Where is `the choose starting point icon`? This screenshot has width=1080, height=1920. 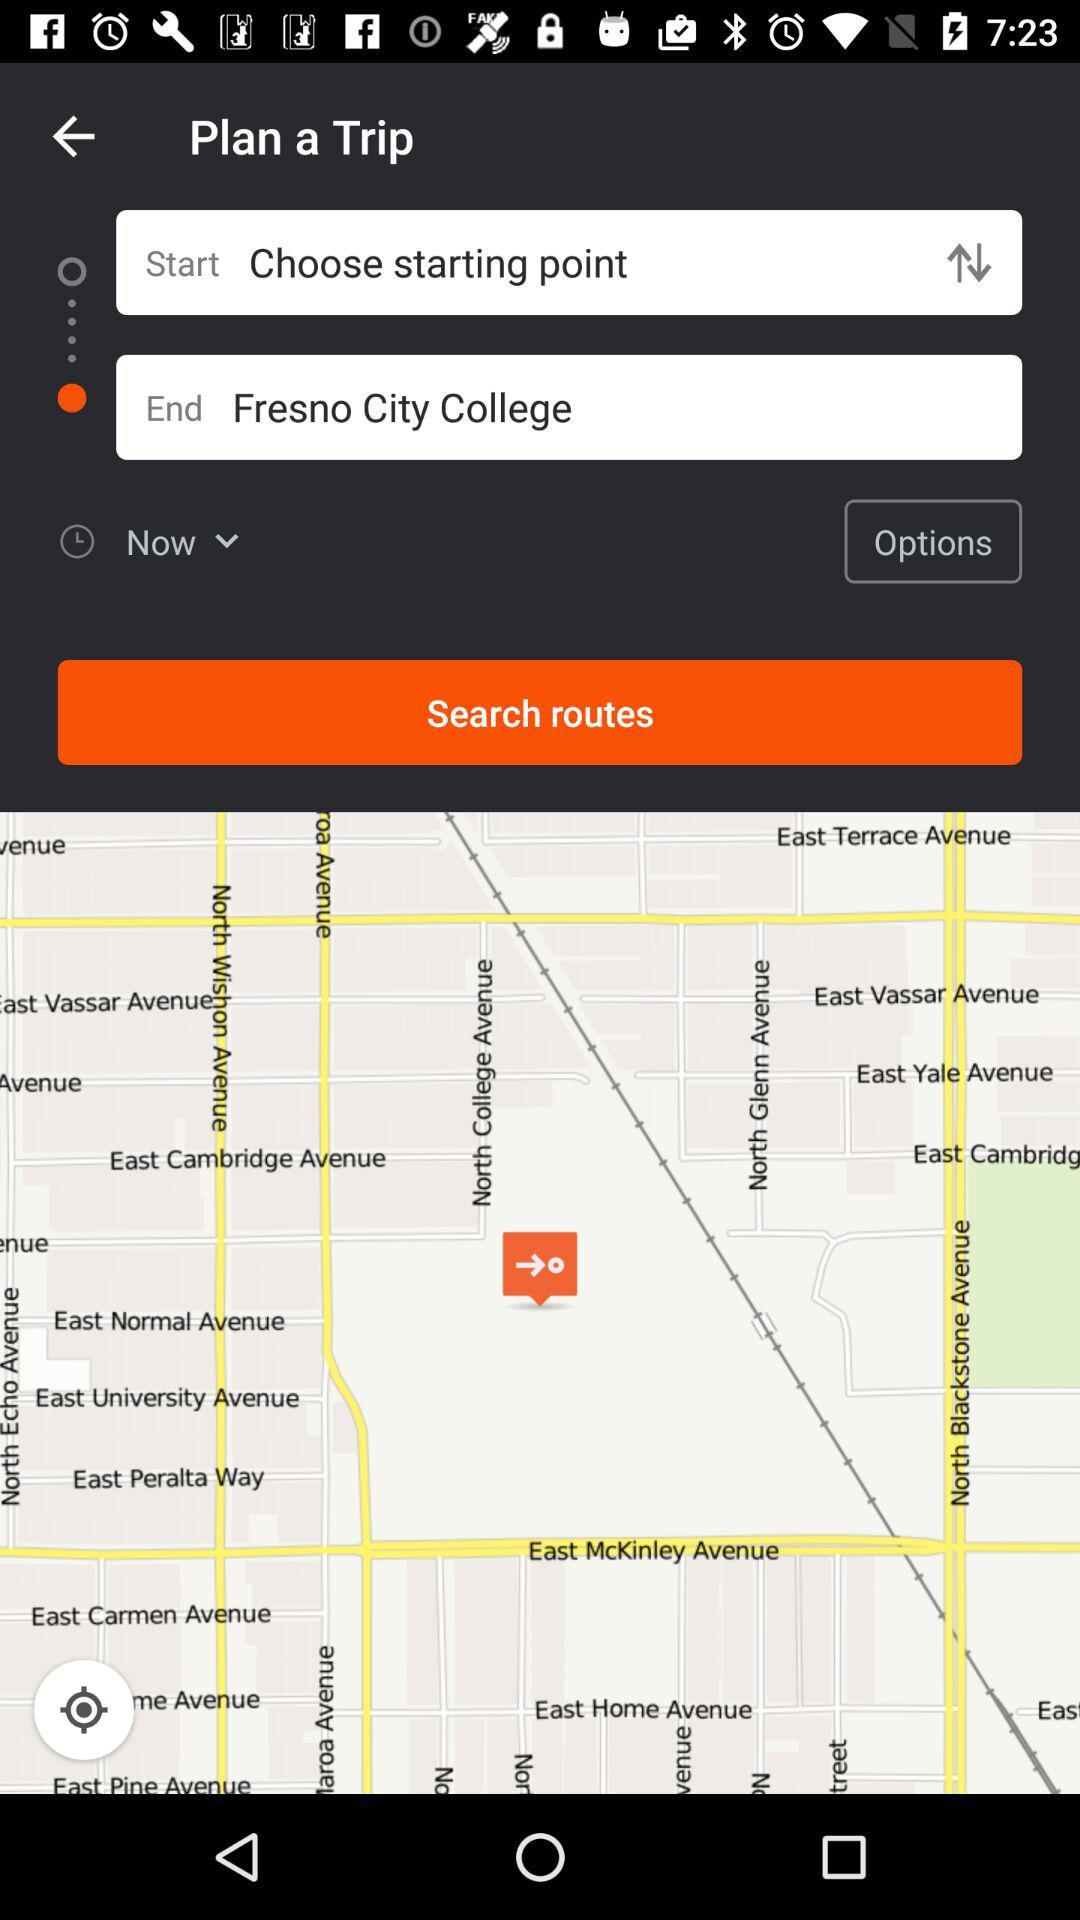
the choose starting point icon is located at coordinates (582, 261).